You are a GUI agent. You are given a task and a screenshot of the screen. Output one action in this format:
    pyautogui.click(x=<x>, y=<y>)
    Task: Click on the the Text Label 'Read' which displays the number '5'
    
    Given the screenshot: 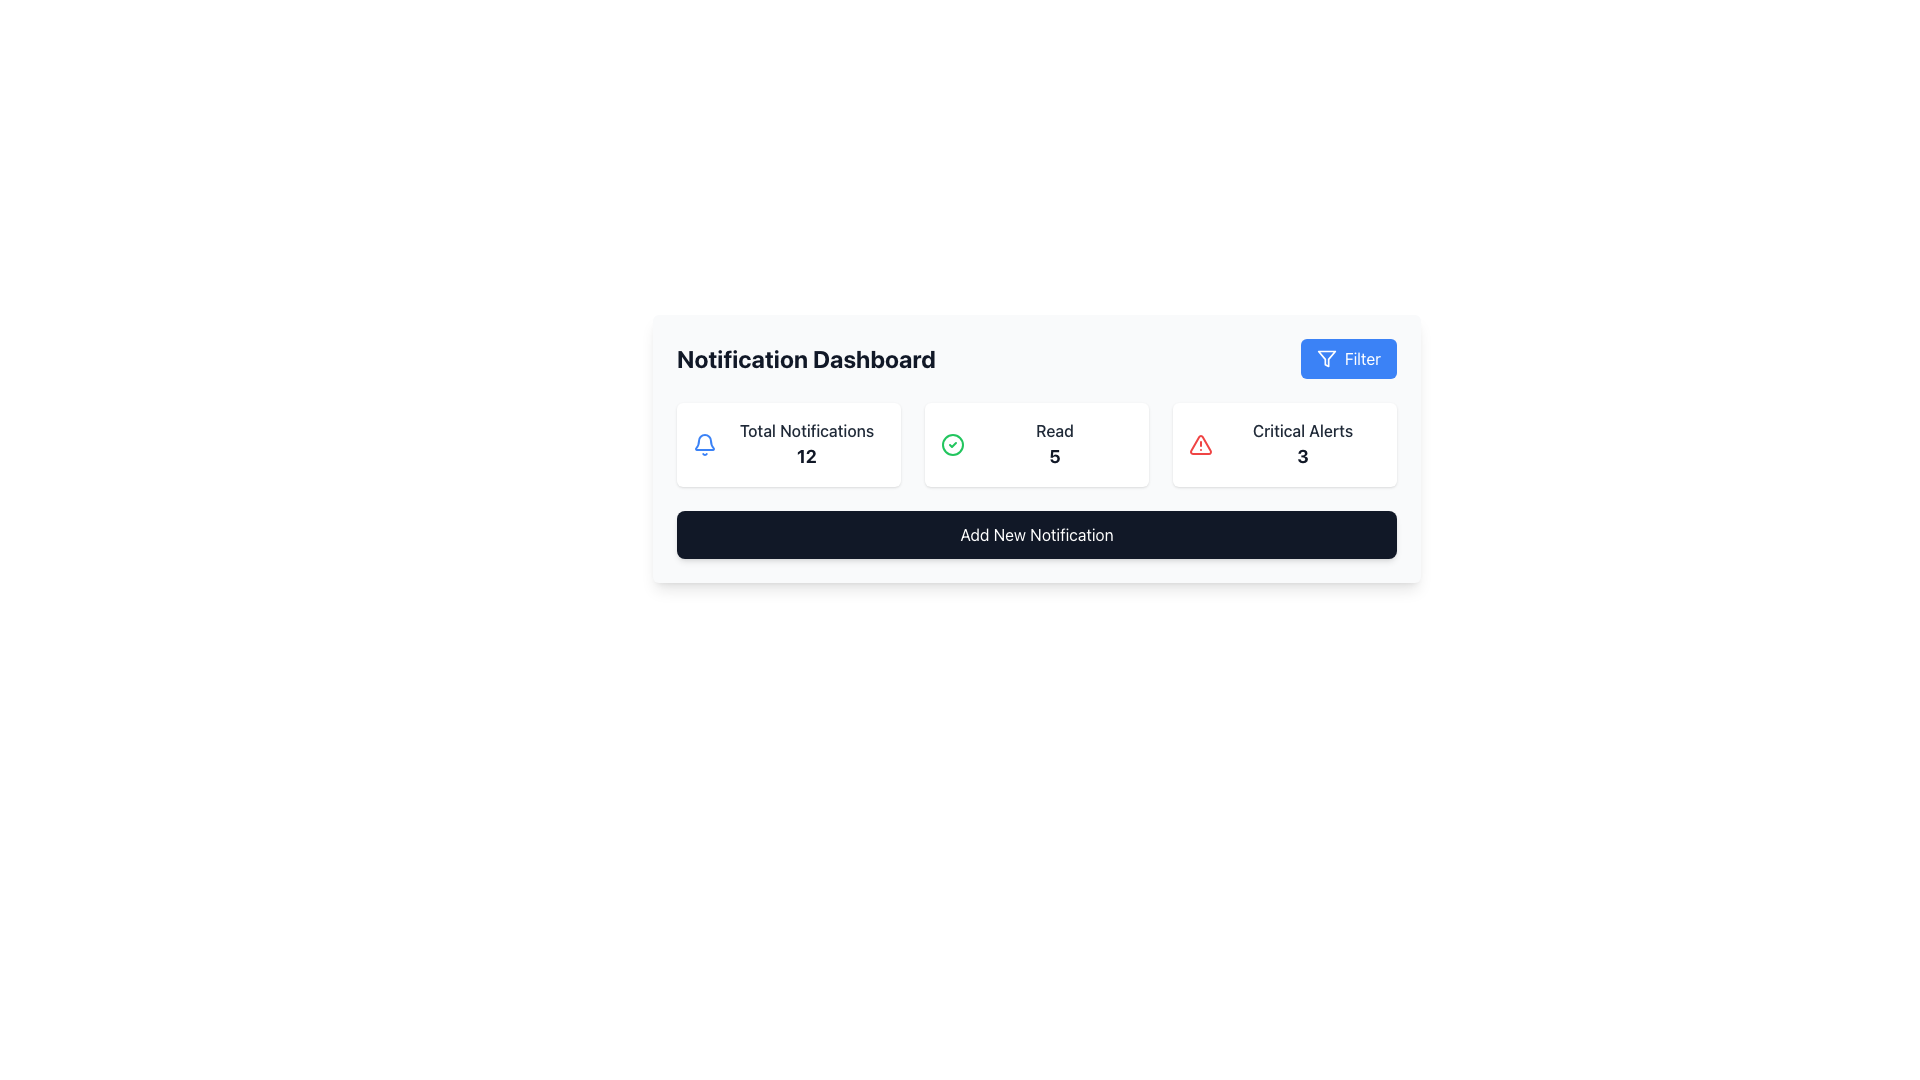 What is the action you would take?
    pyautogui.click(x=1054, y=443)
    